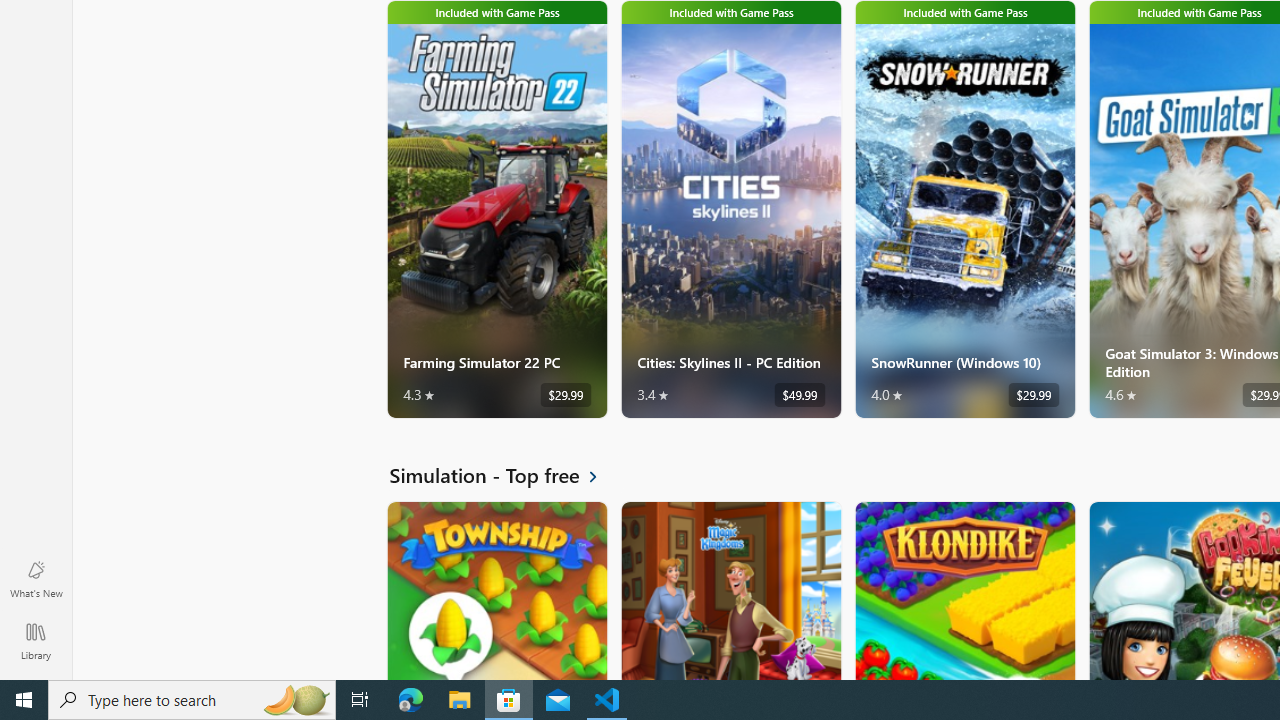 This screenshot has width=1280, height=720. Describe the element at coordinates (35, 578) in the screenshot. I see `'What'` at that location.